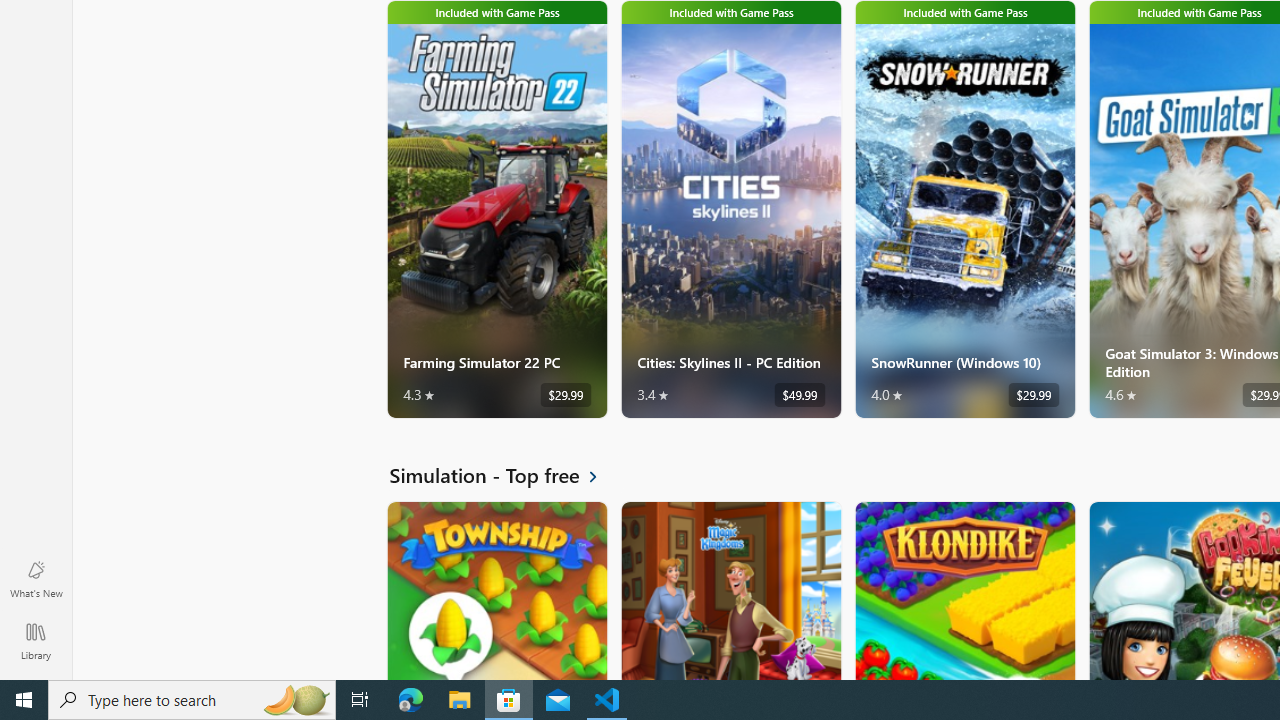 This screenshot has width=1280, height=720. Describe the element at coordinates (35, 578) in the screenshot. I see `'What'` at that location.